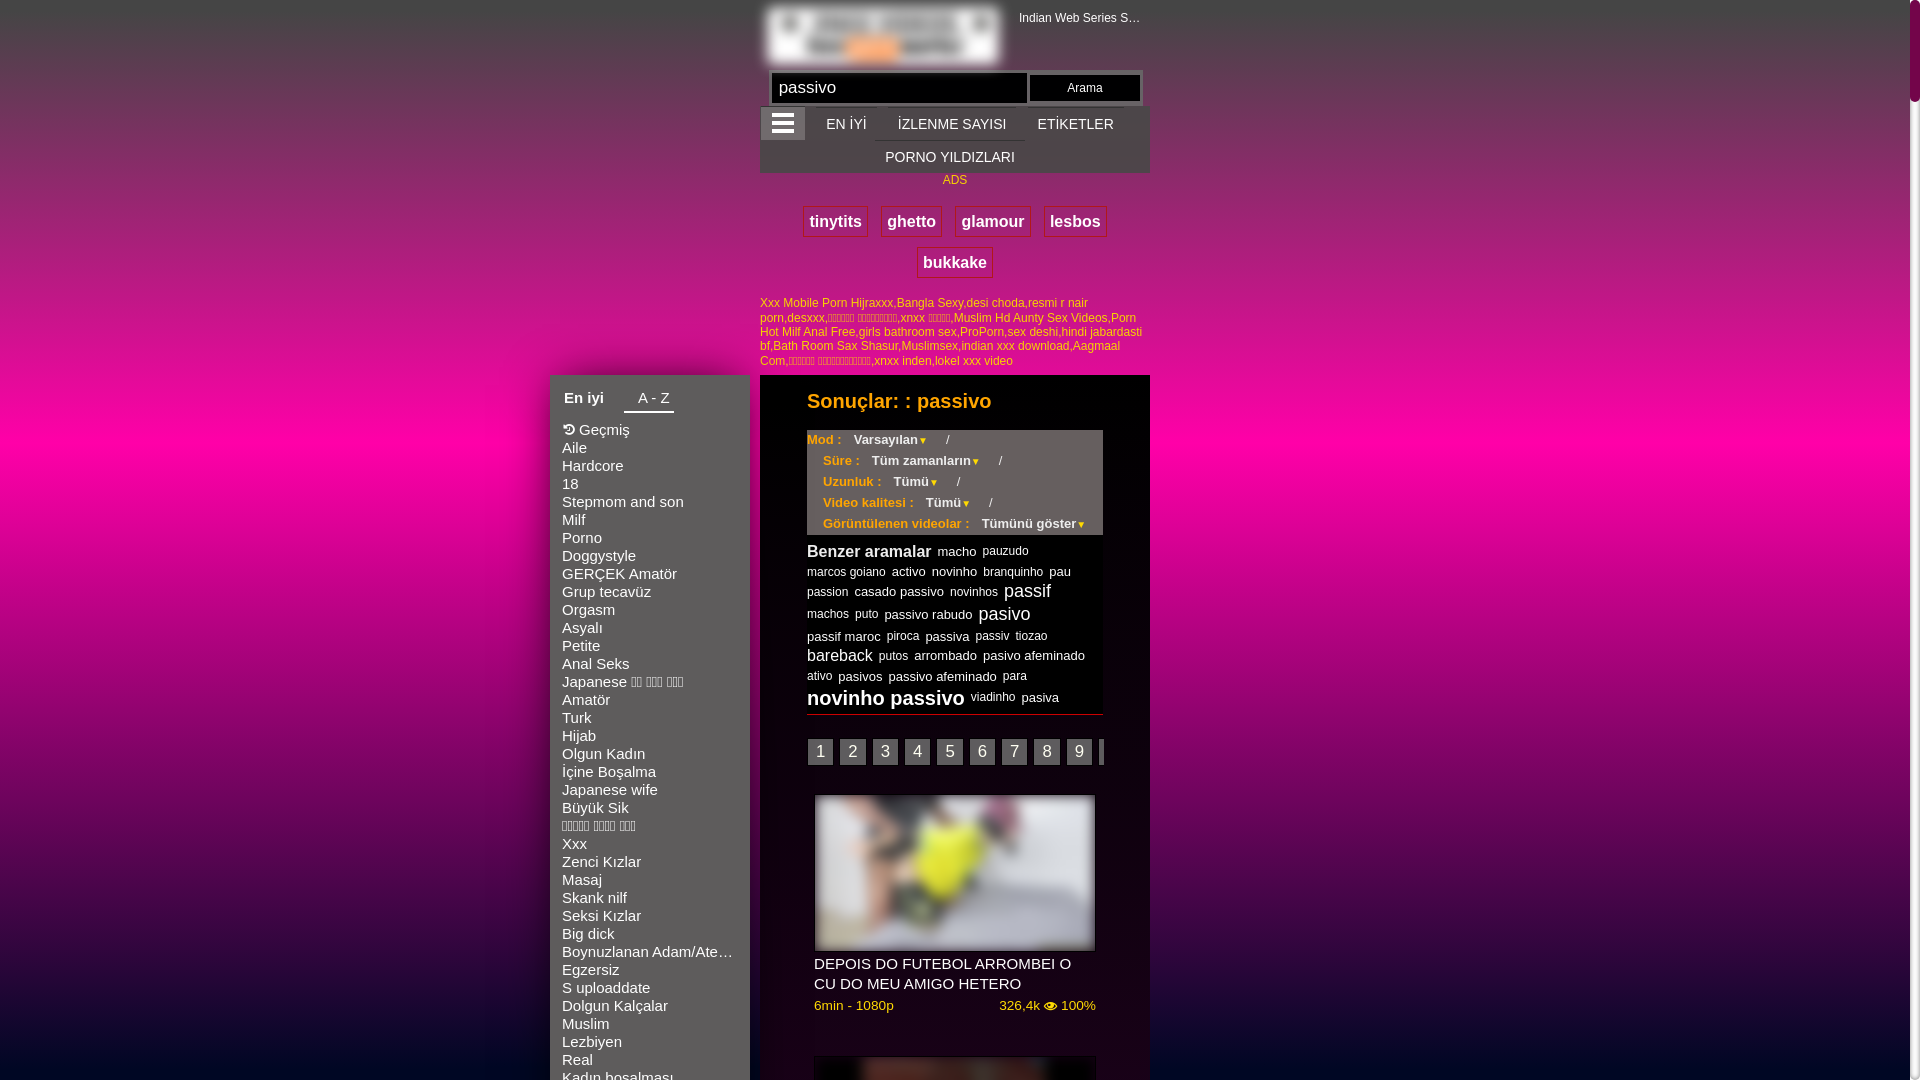 The image size is (1920, 1080). Describe the element at coordinates (649, 446) in the screenshot. I see `'Aile'` at that location.